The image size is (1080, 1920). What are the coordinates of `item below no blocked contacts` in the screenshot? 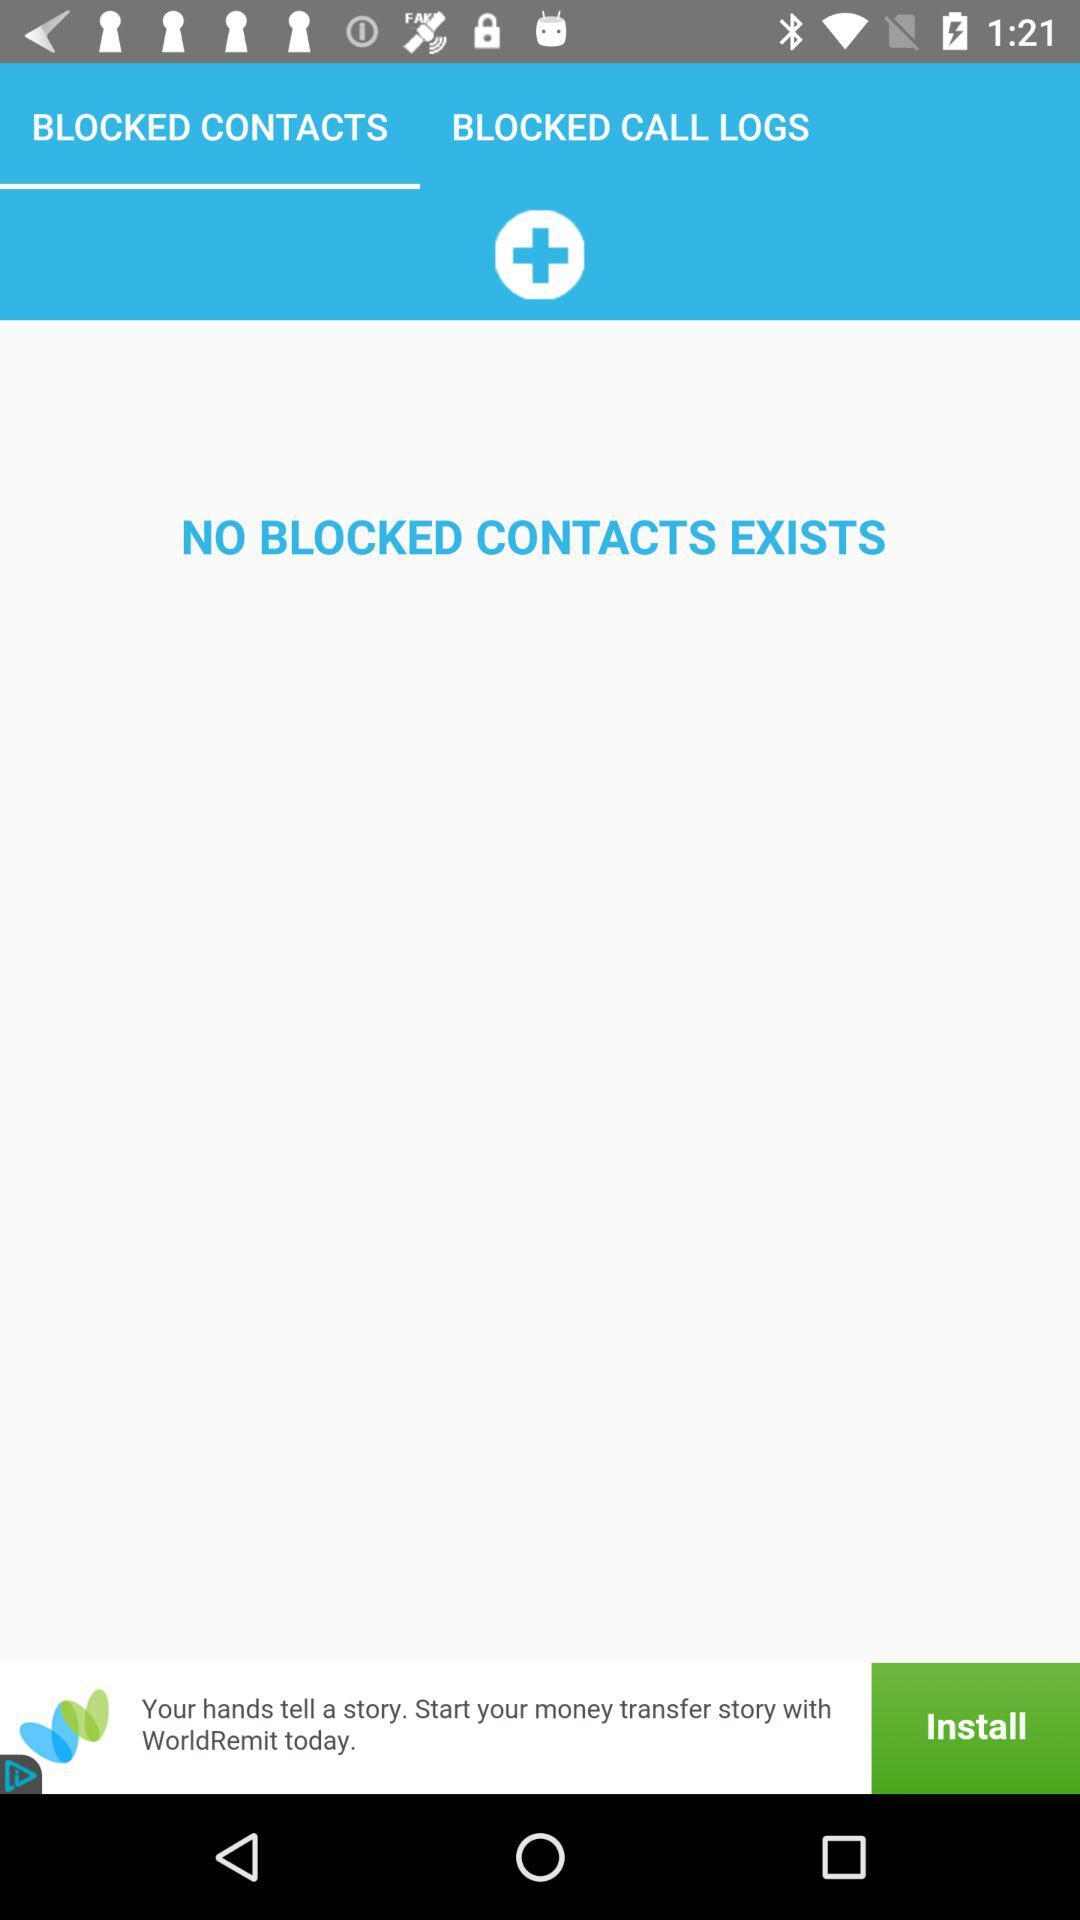 It's located at (540, 1727).